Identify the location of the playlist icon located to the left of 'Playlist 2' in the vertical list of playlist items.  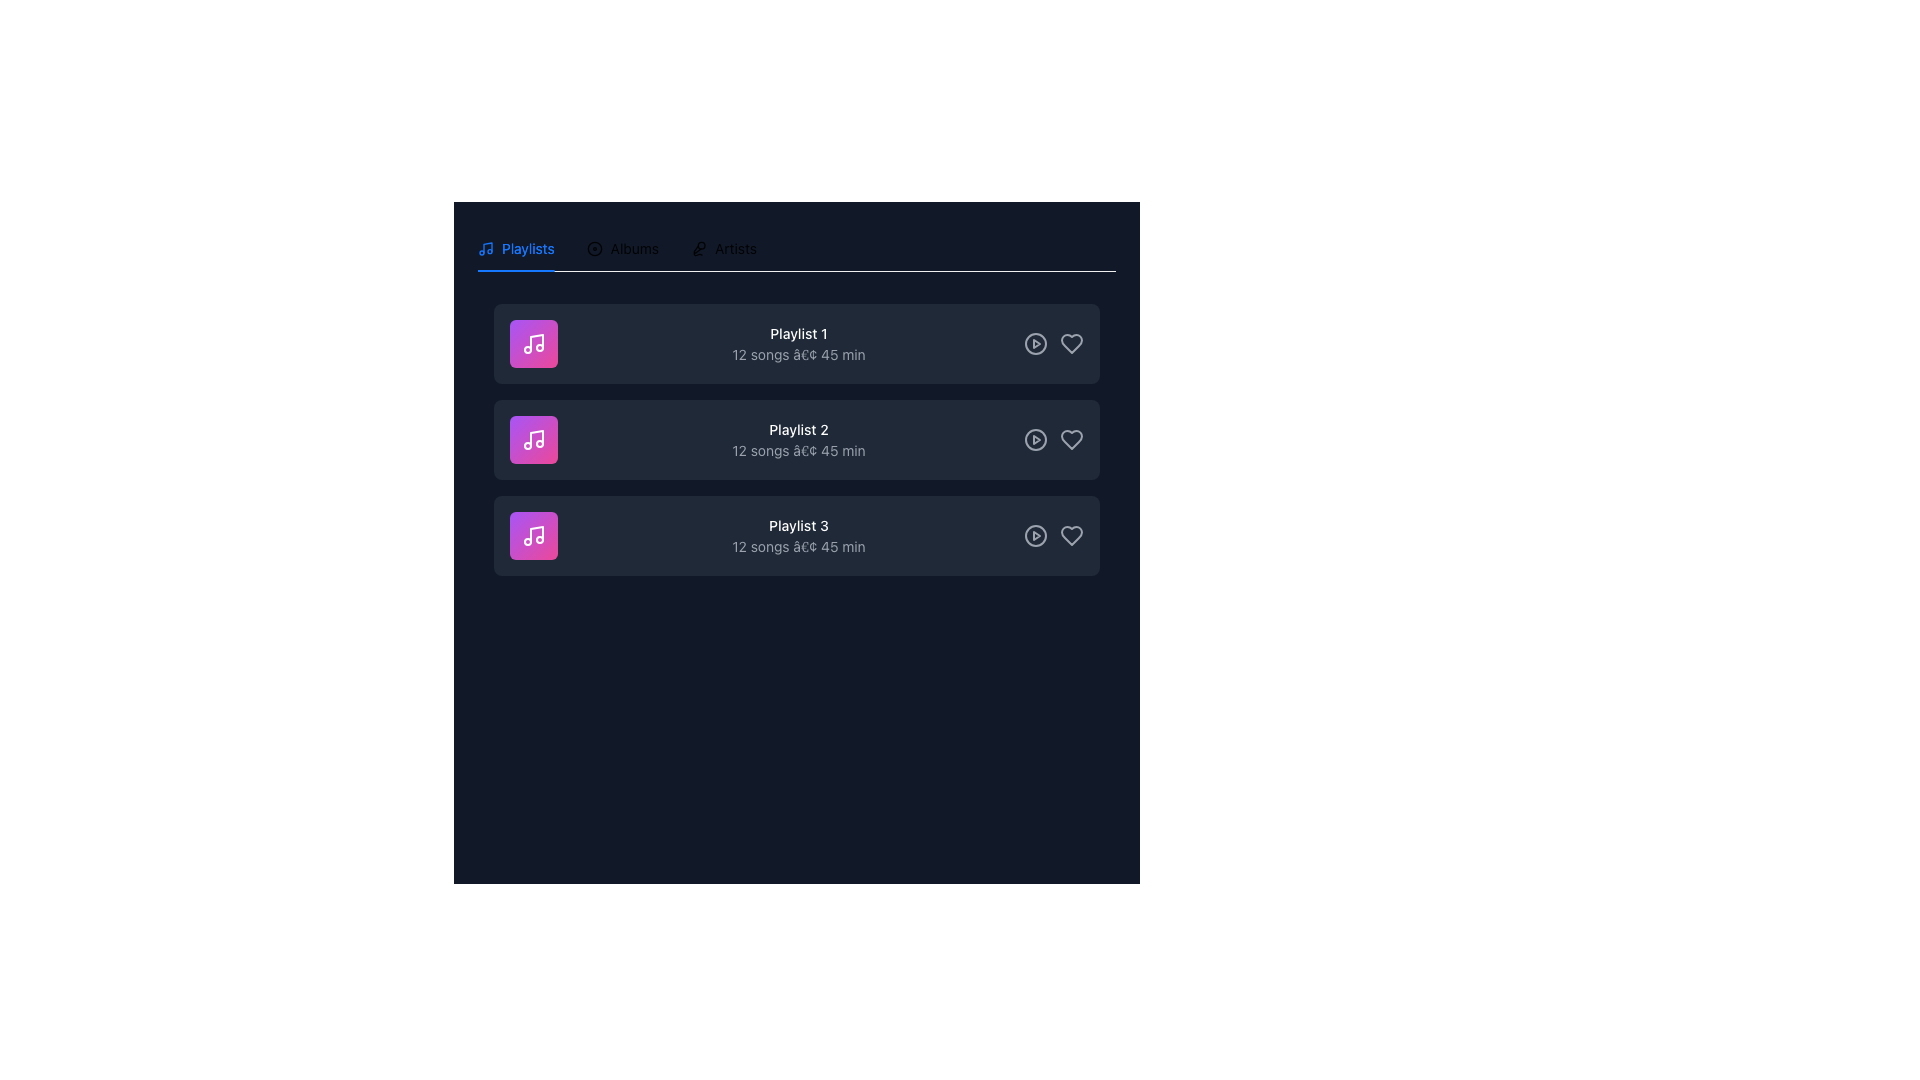
(533, 438).